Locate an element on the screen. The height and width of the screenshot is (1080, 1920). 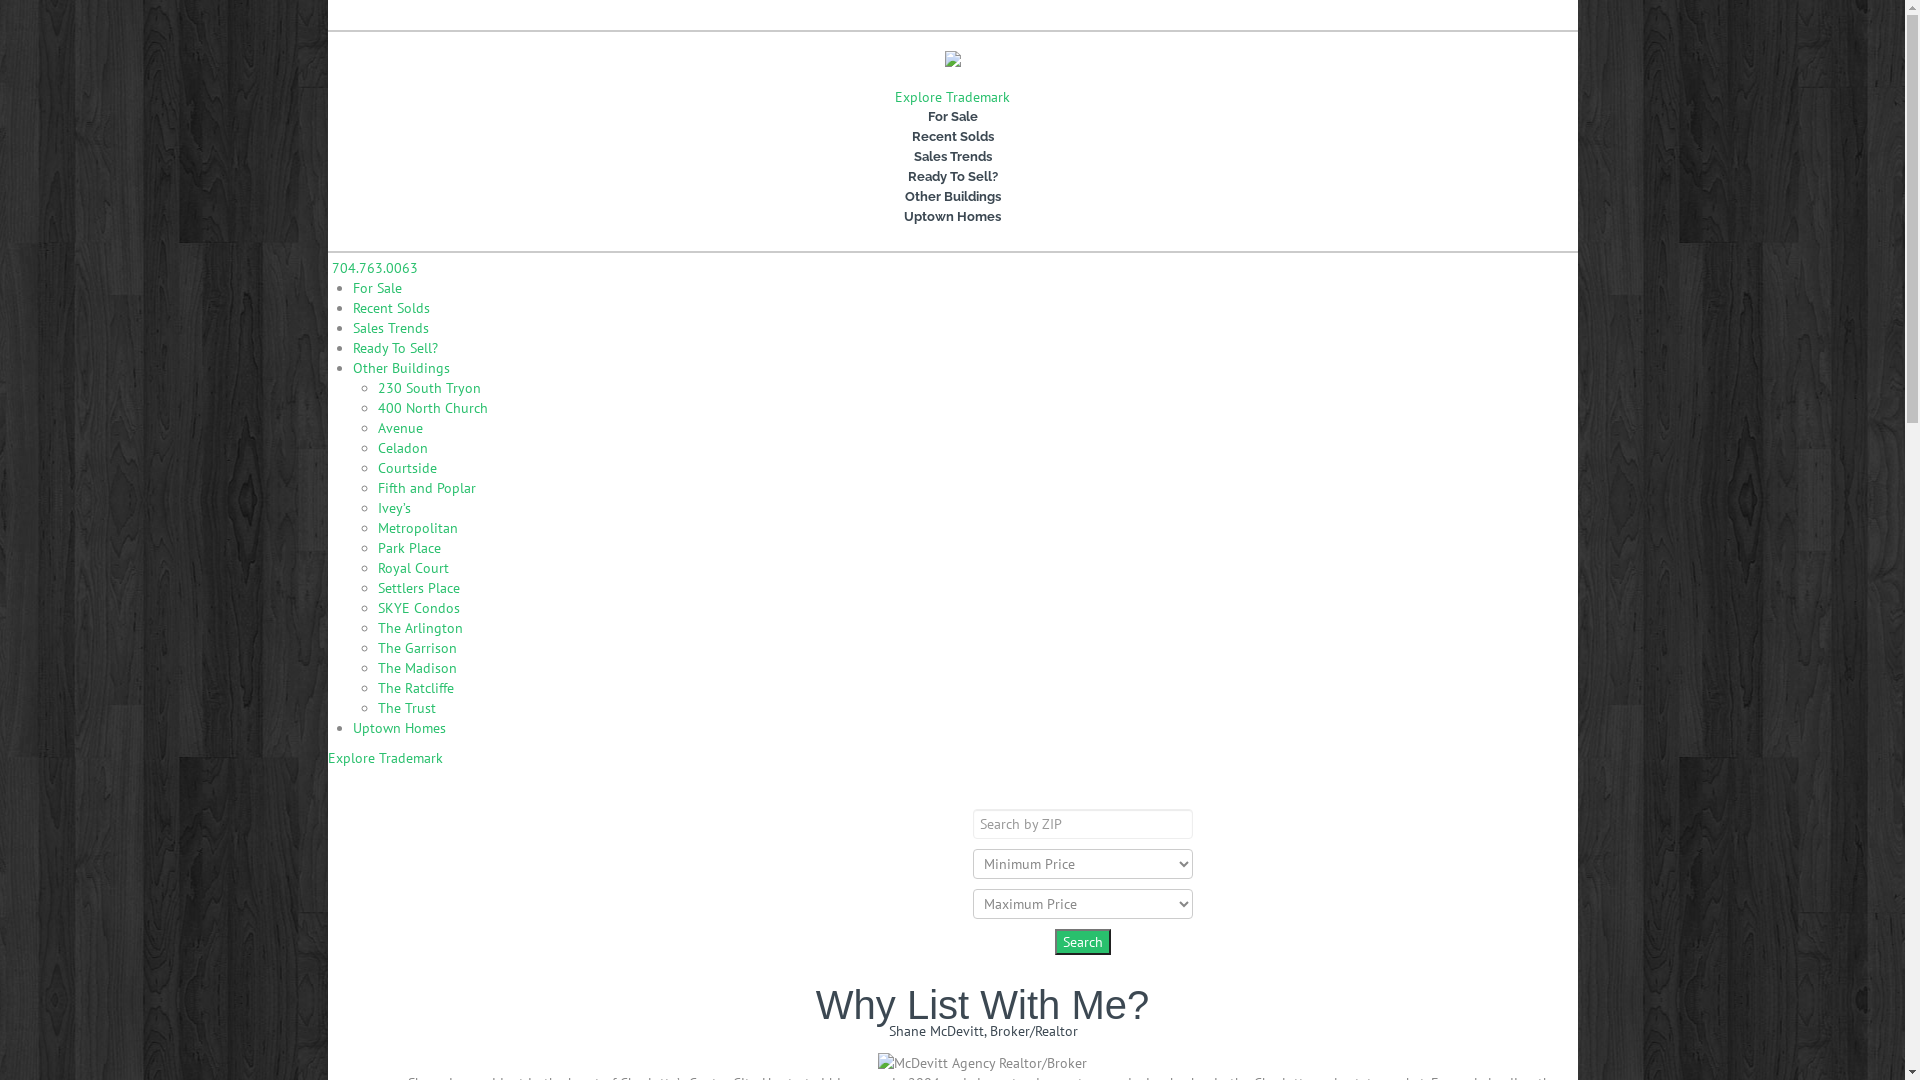
'Settlers Place' is located at coordinates (417, 586).